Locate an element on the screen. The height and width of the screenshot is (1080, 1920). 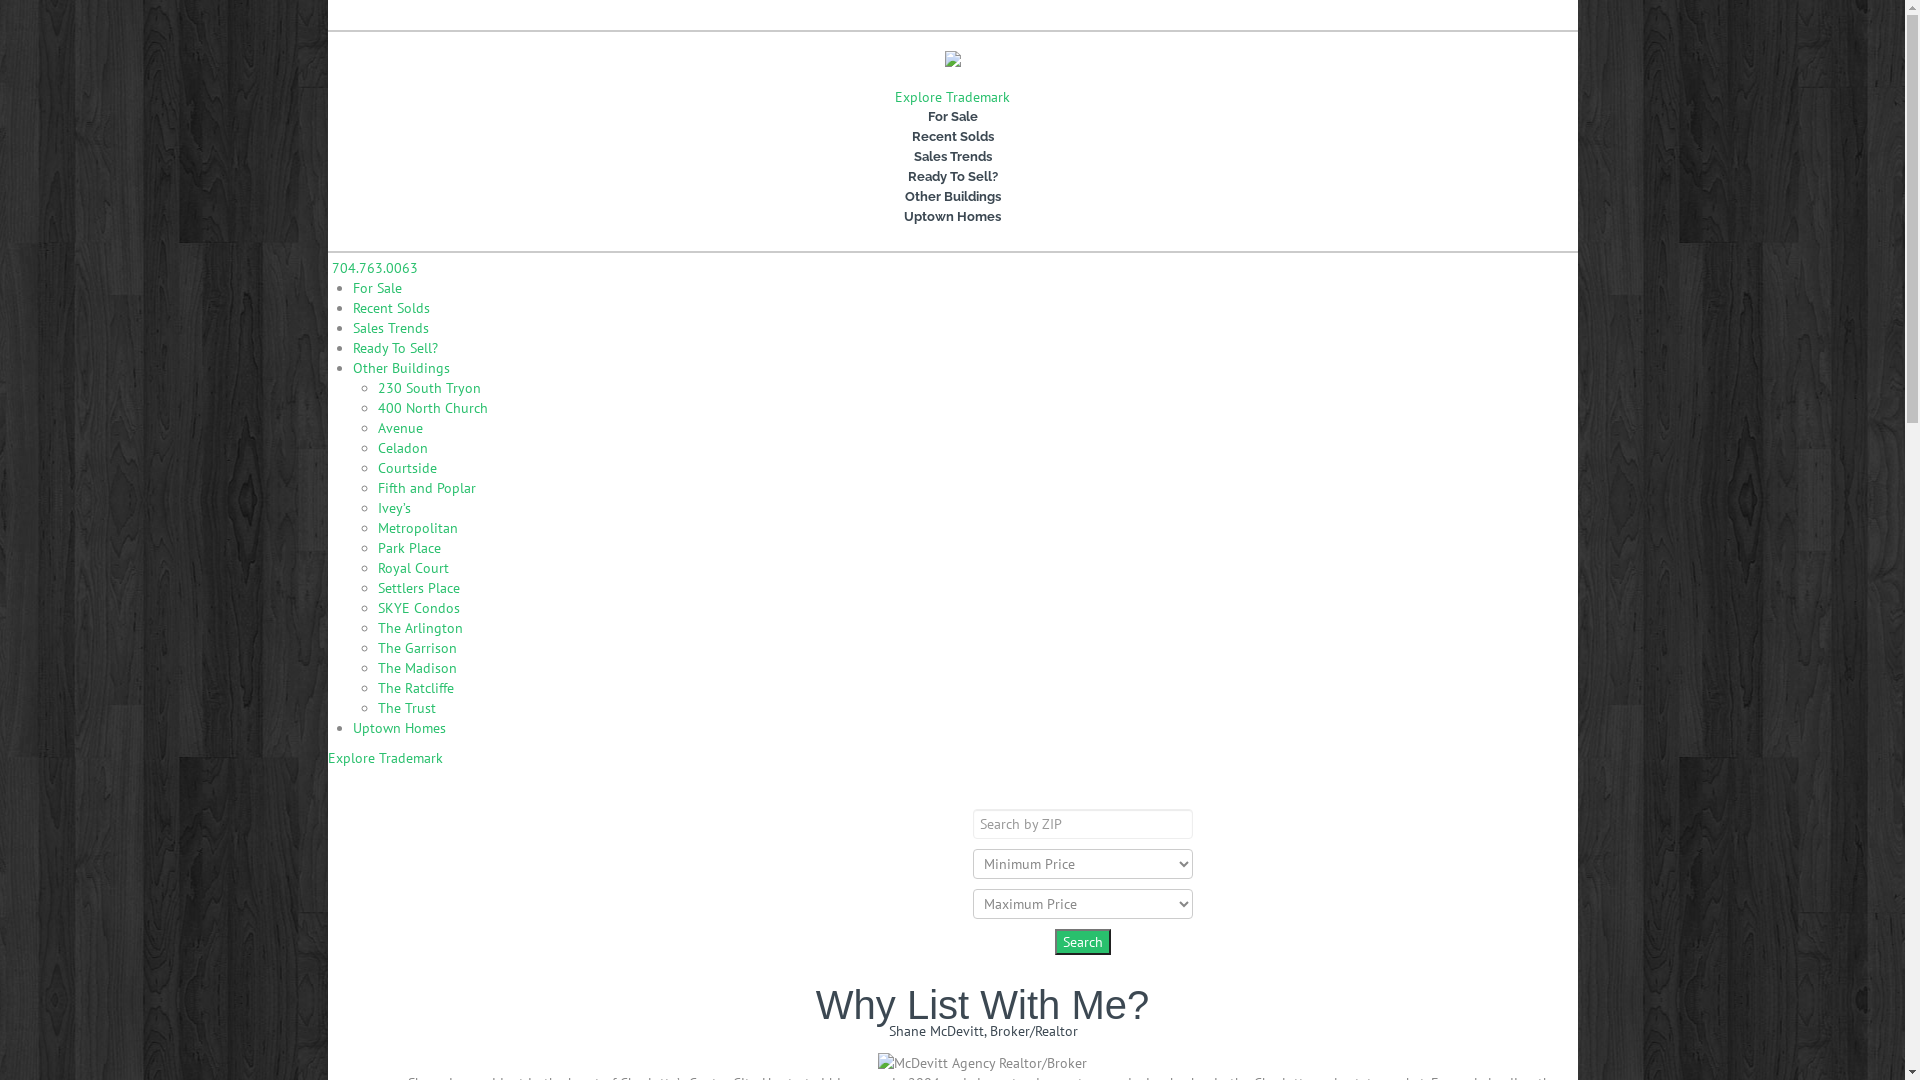
'Settlers Place' is located at coordinates (417, 586).